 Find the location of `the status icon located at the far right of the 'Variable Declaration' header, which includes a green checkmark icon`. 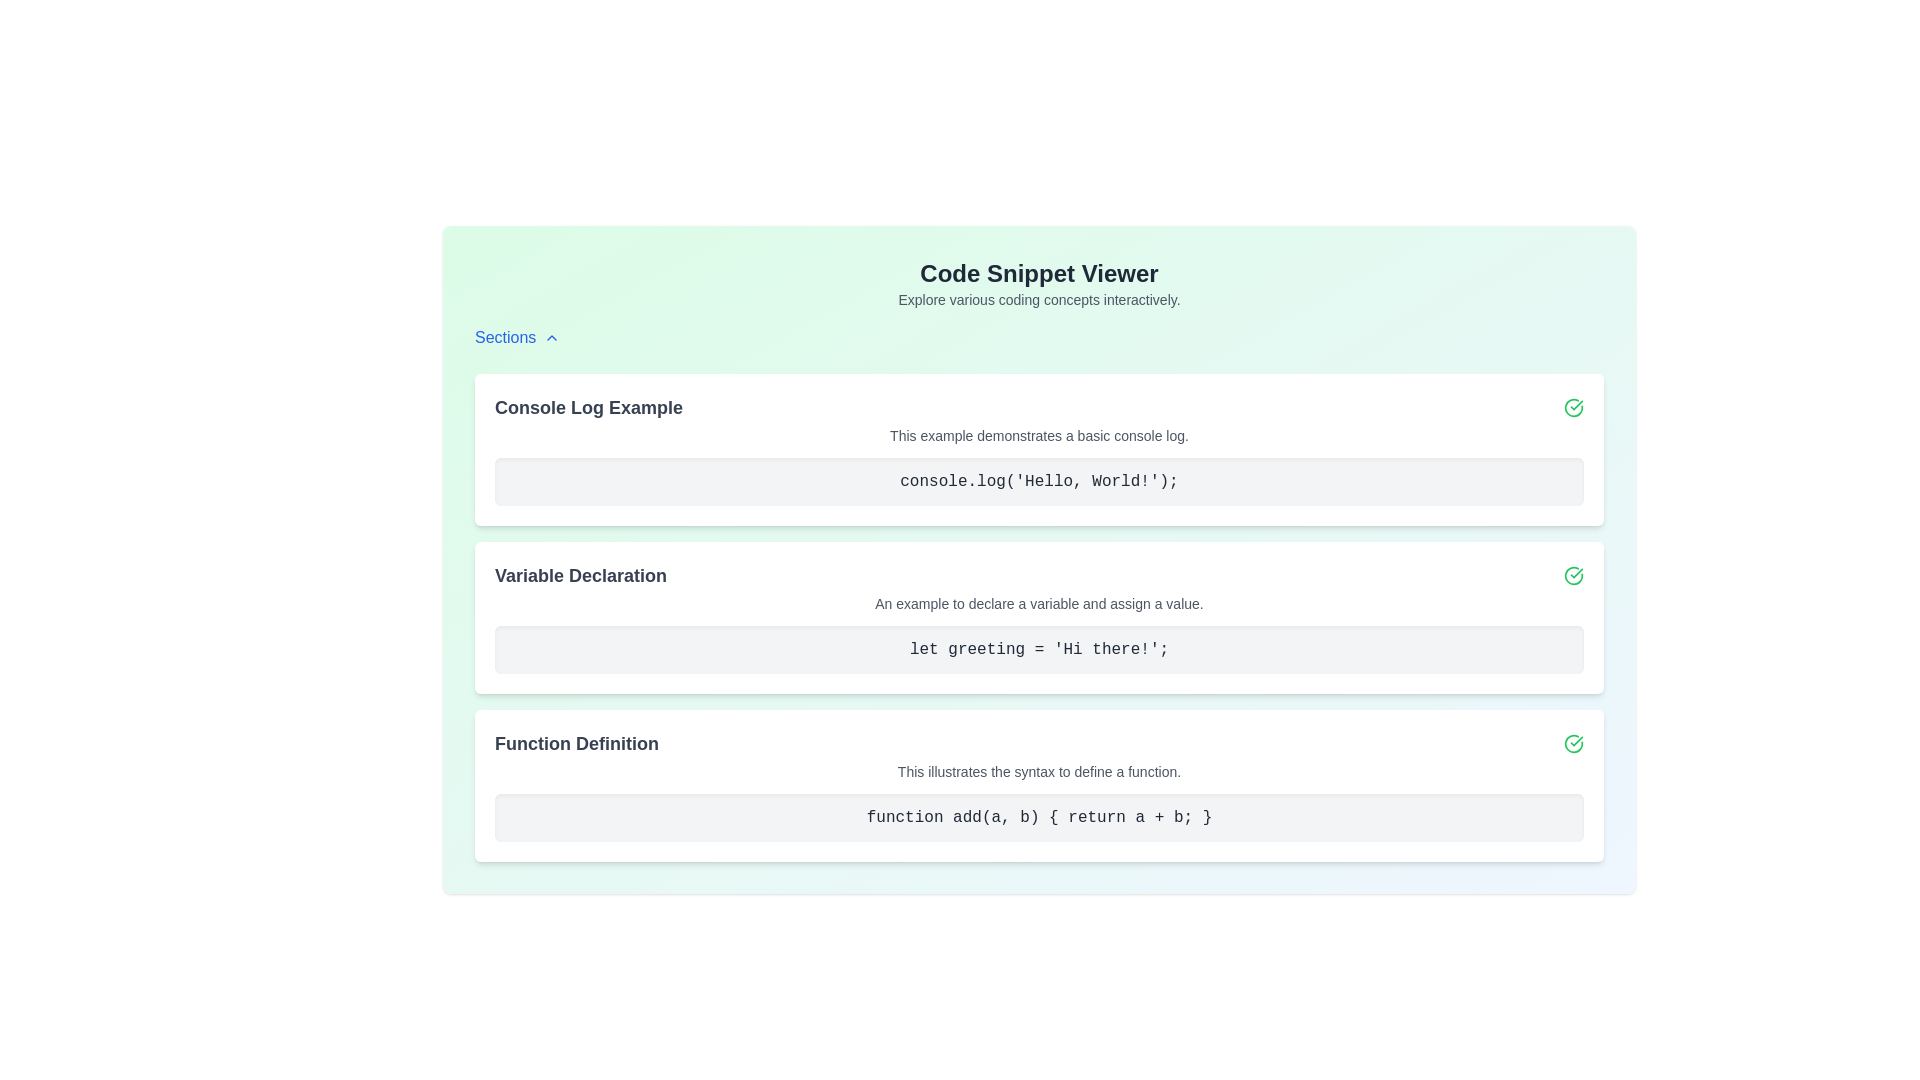

the status icon located at the far right of the 'Variable Declaration' header, which includes a green checkmark icon is located at coordinates (1039, 575).